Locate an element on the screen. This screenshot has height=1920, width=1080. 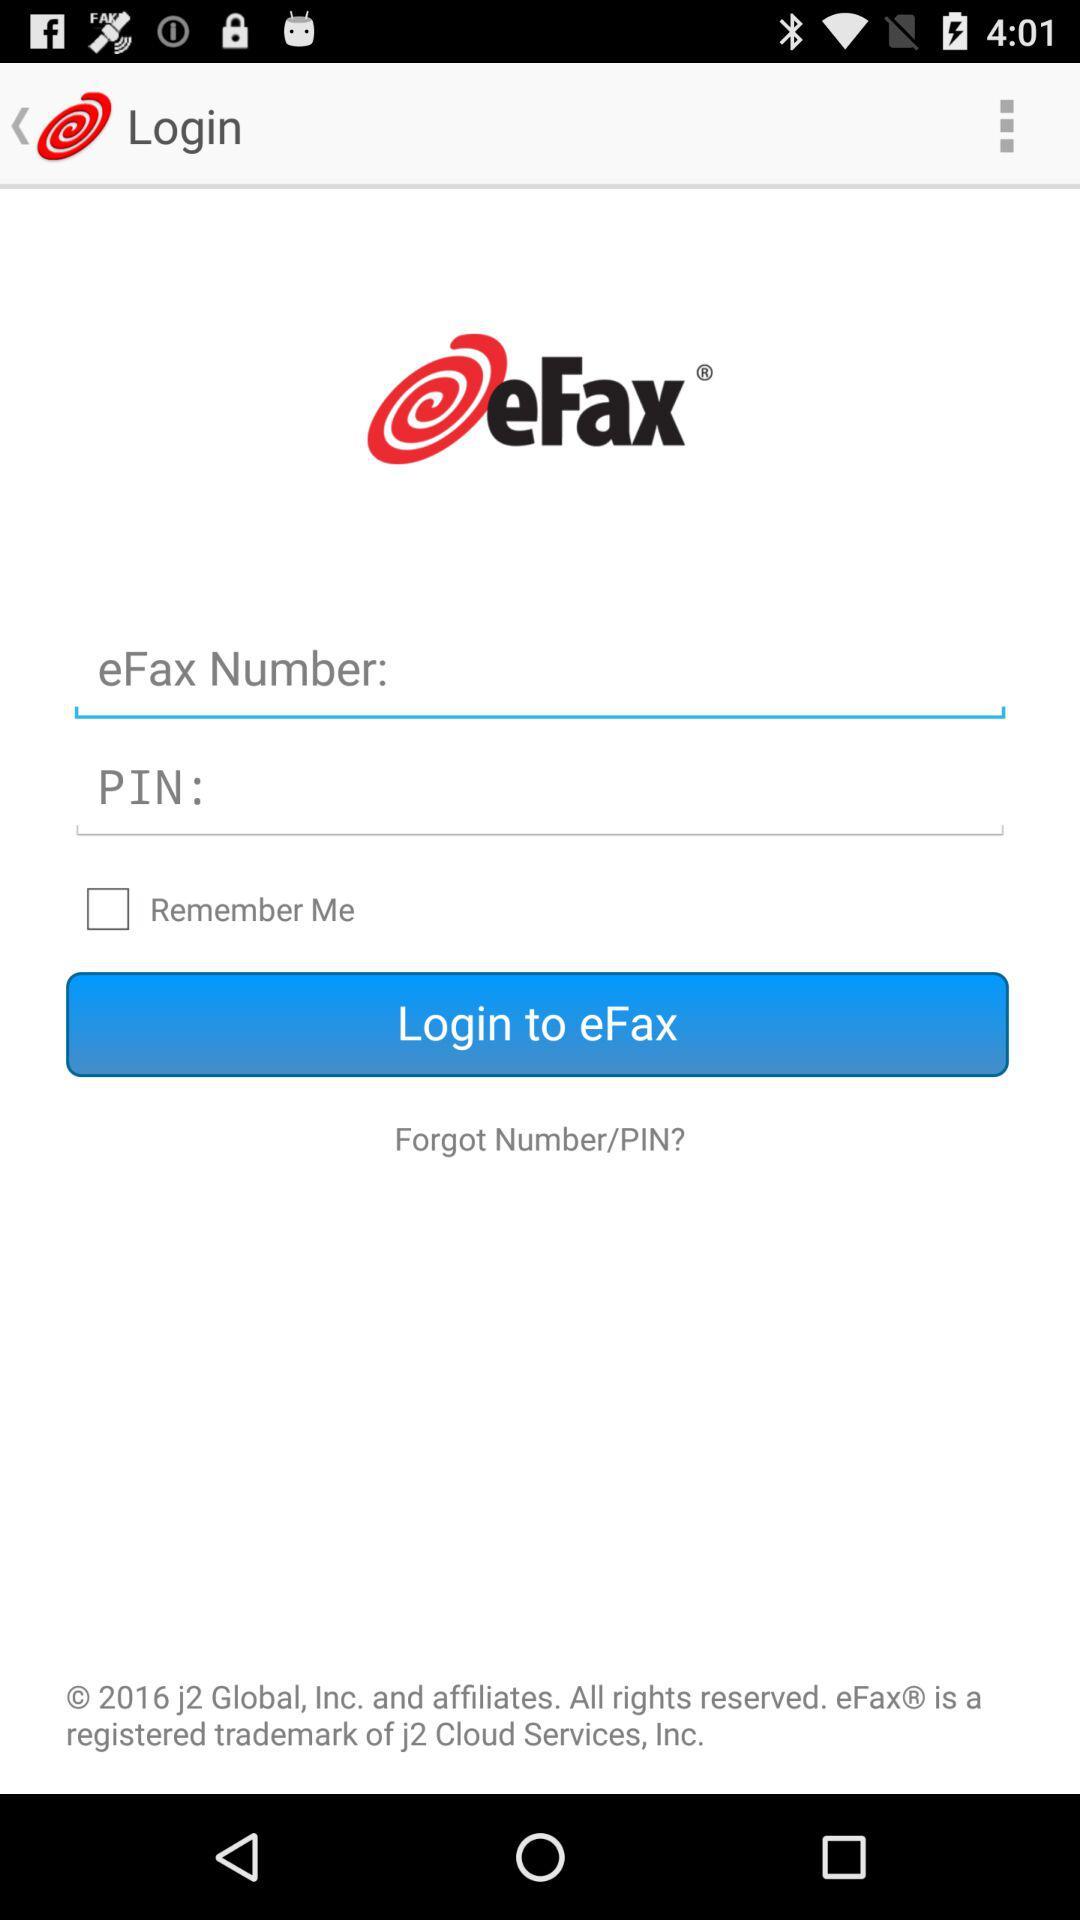
login to efax item is located at coordinates (536, 1024).